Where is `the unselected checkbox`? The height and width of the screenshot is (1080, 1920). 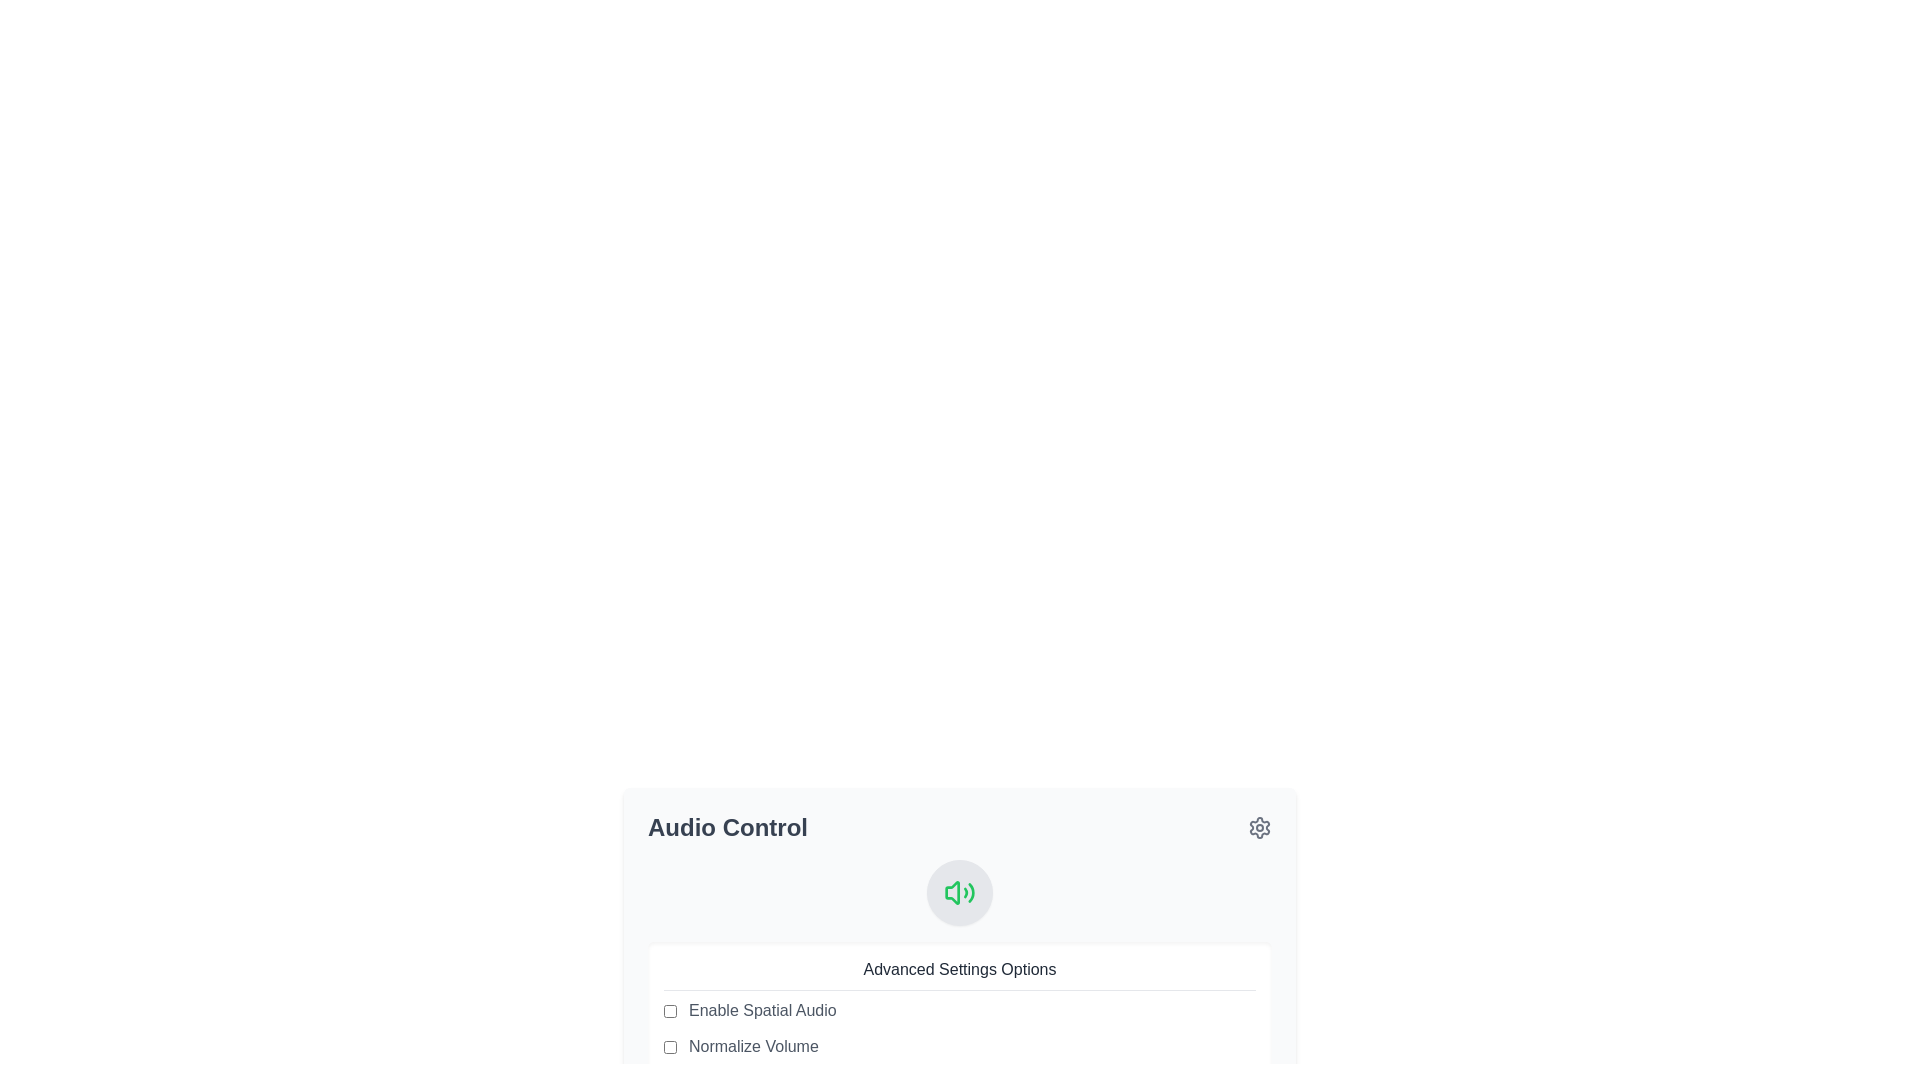 the unselected checkbox is located at coordinates (670, 1010).